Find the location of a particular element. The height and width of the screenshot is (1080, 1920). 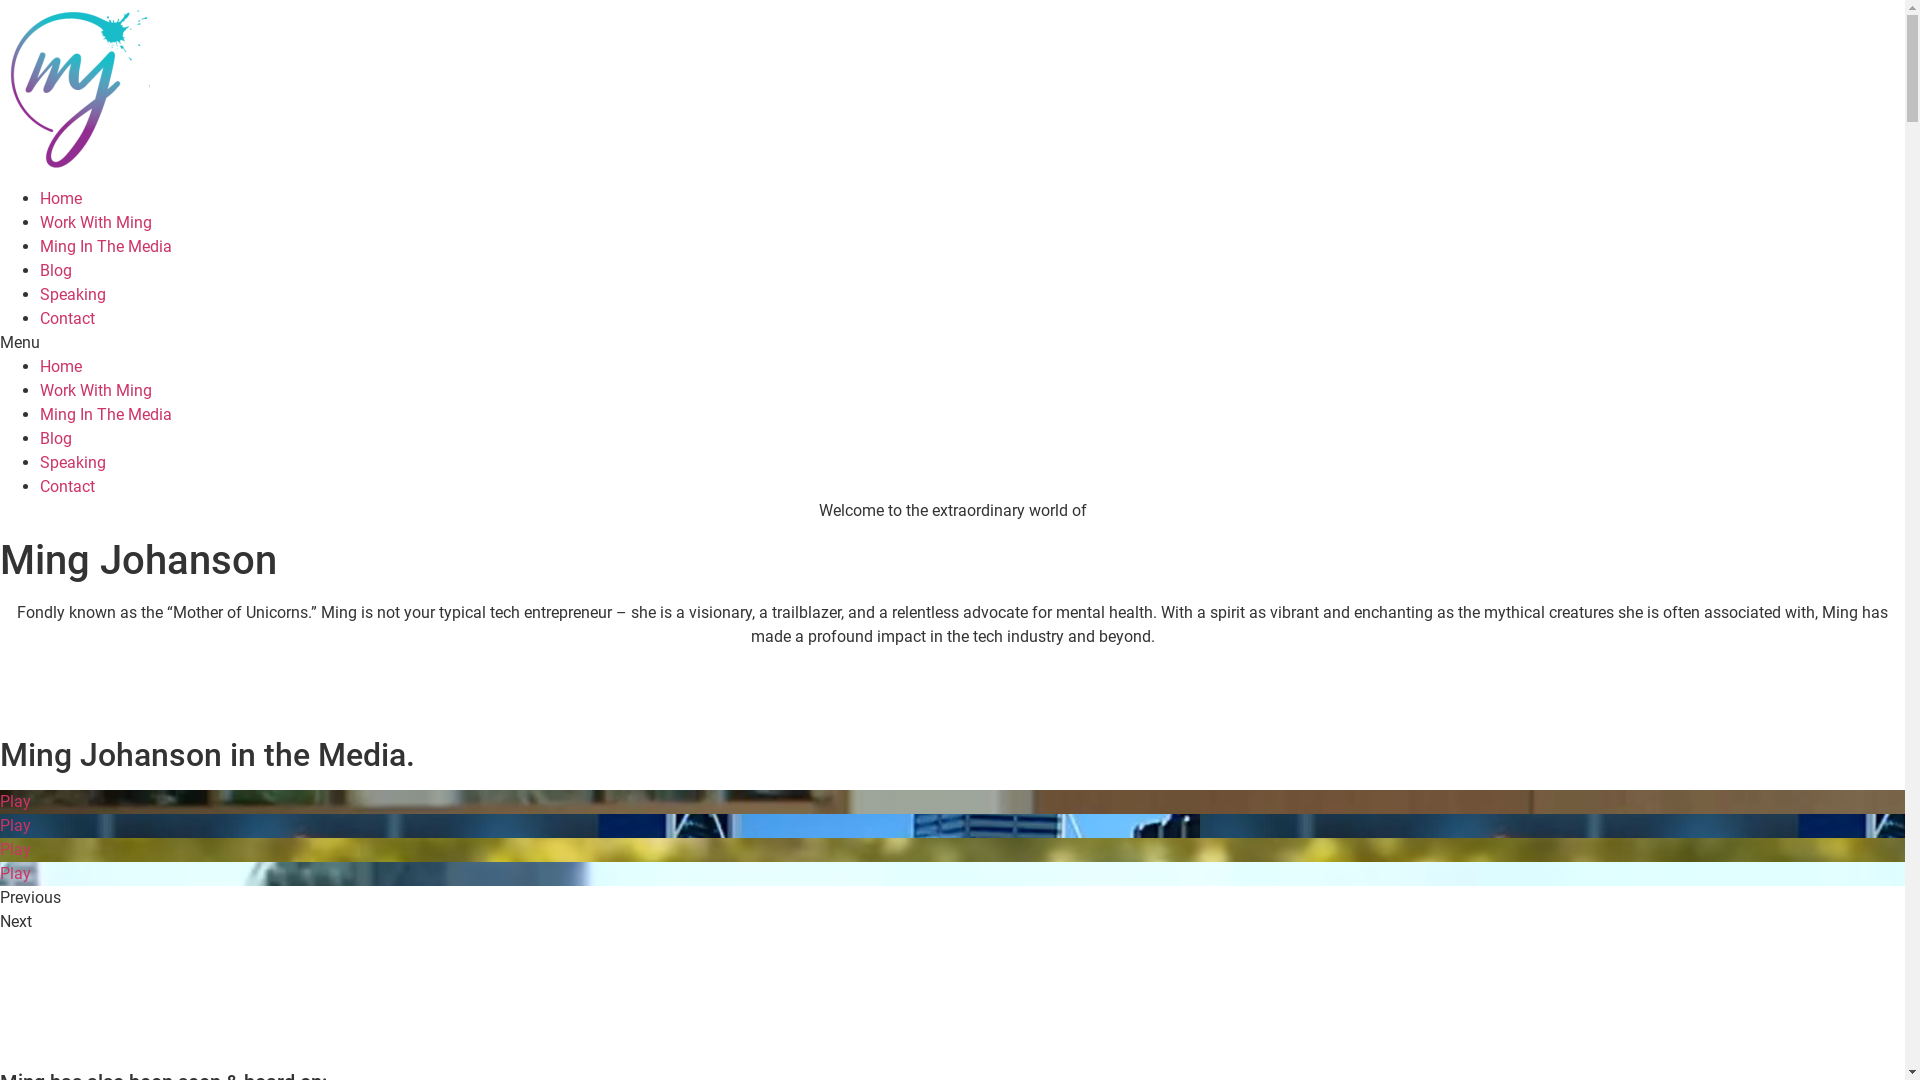

'Play' is located at coordinates (951, 873).